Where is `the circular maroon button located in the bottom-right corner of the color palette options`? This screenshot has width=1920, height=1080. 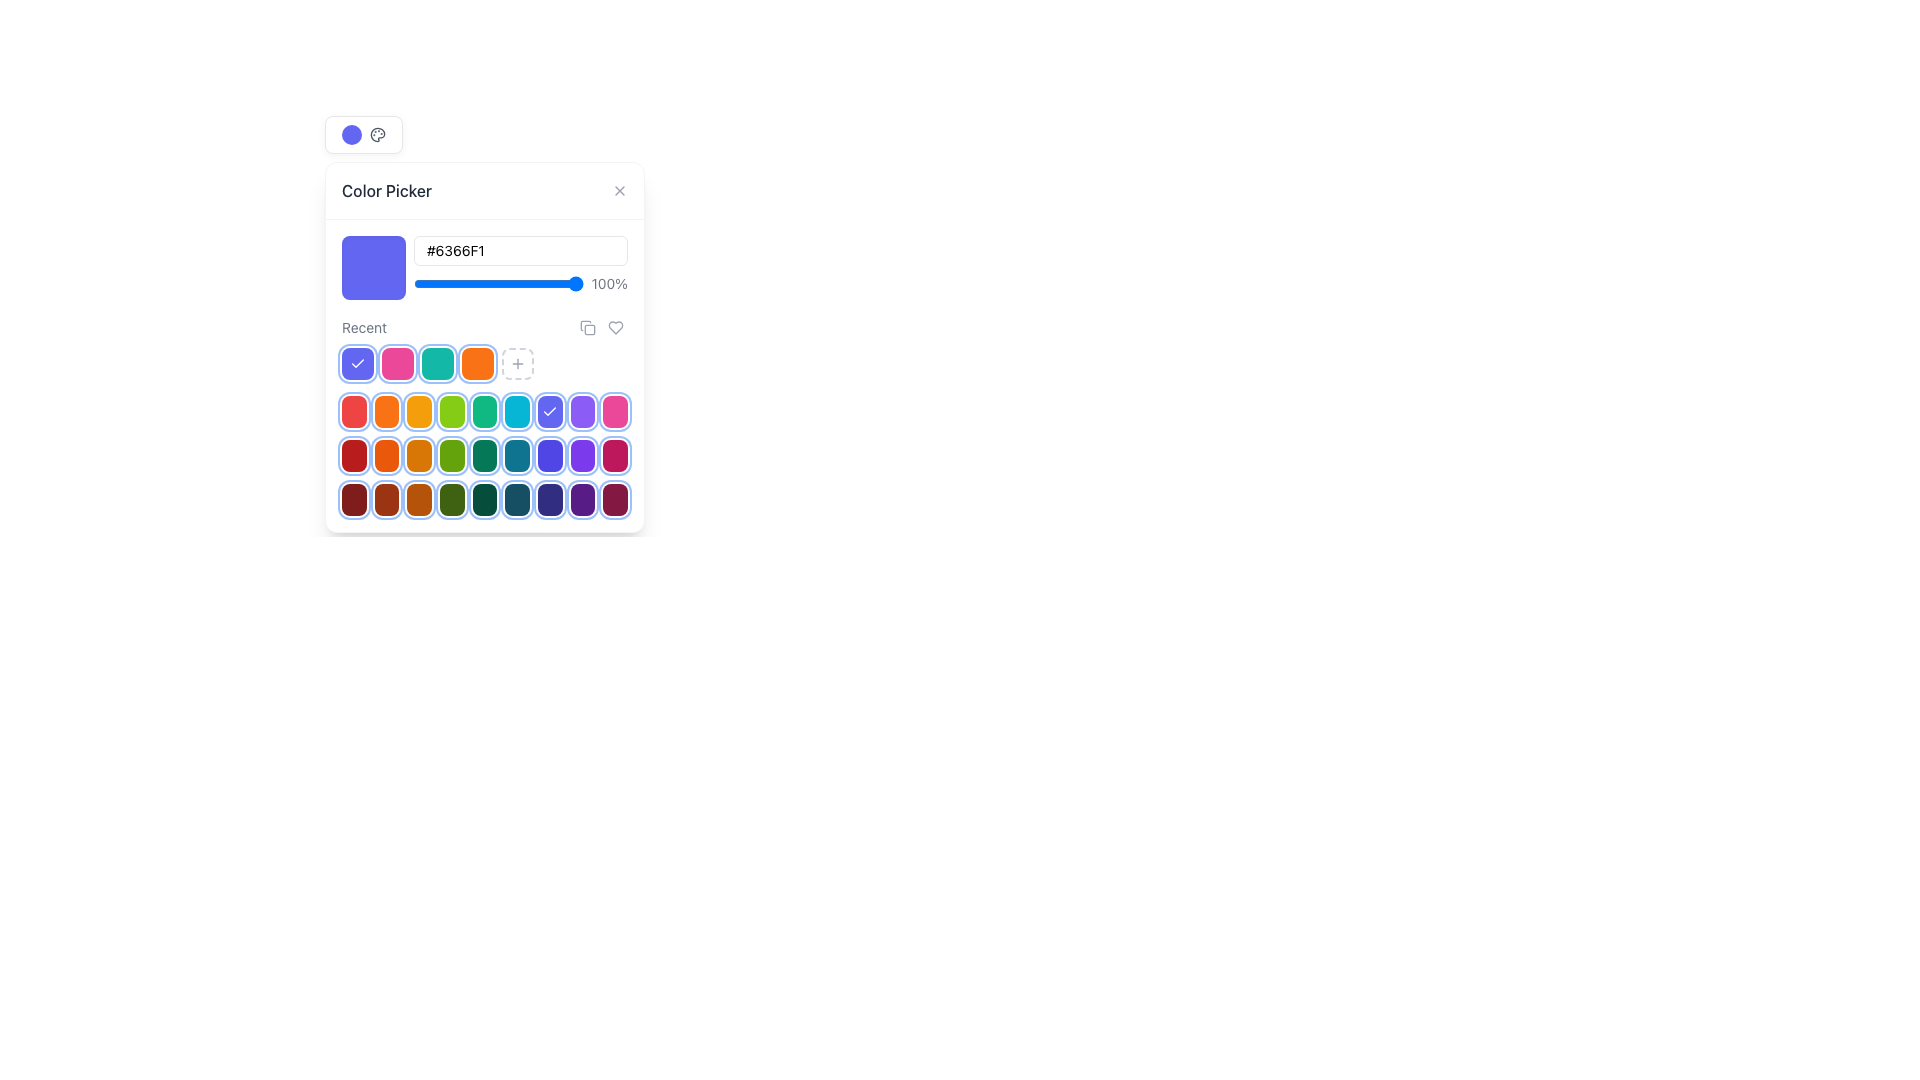
the circular maroon button located in the bottom-right corner of the color palette options is located at coordinates (614, 499).